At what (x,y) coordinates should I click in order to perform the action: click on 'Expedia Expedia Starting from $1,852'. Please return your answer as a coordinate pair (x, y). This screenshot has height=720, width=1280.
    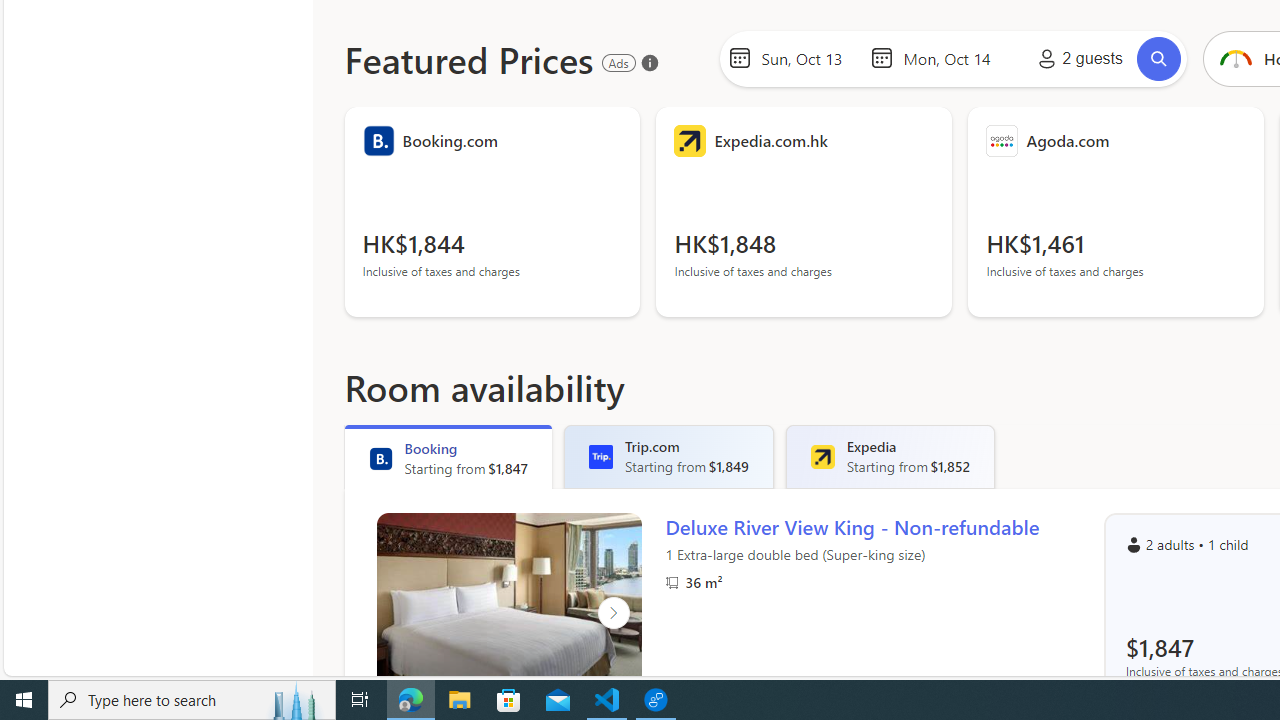
    Looking at the image, I should click on (889, 456).